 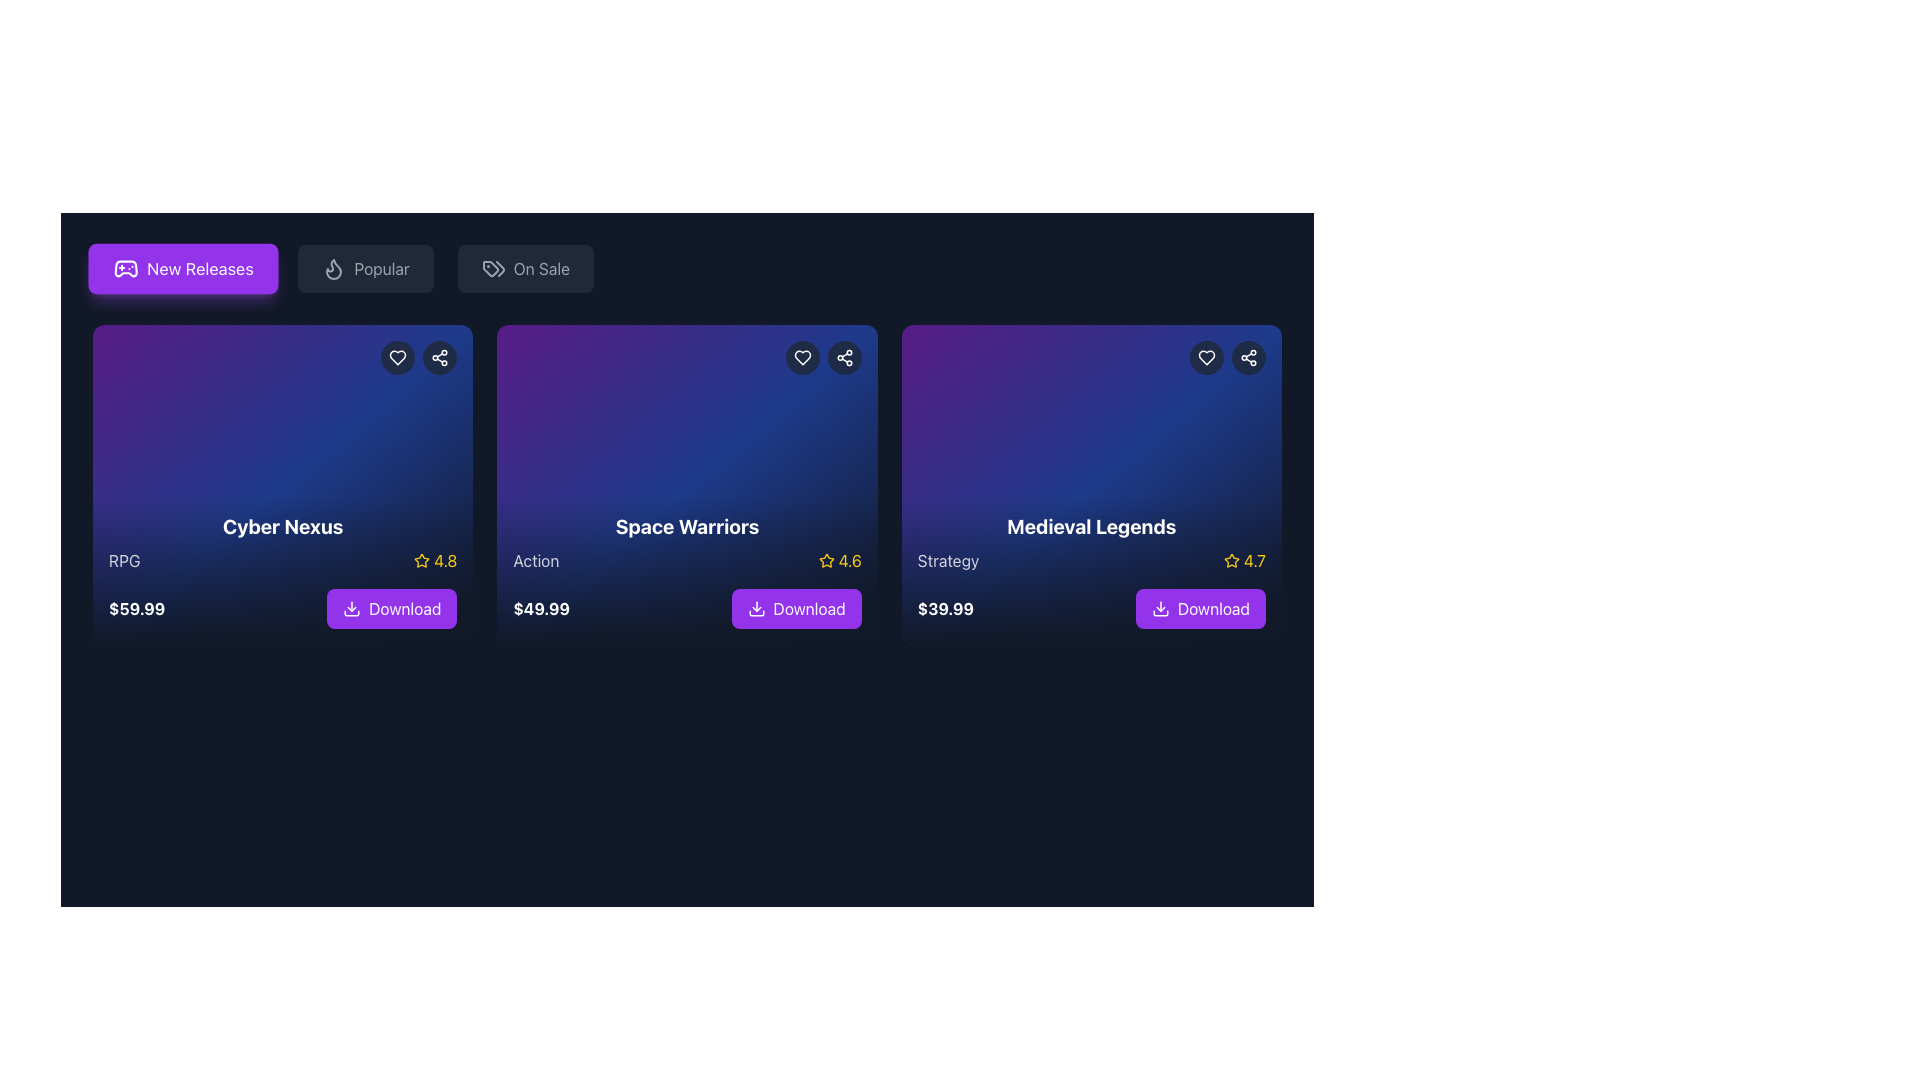 What do you see at coordinates (541, 268) in the screenshot?
I see `the 'On Sale' label` at bounding box center [541, 268].